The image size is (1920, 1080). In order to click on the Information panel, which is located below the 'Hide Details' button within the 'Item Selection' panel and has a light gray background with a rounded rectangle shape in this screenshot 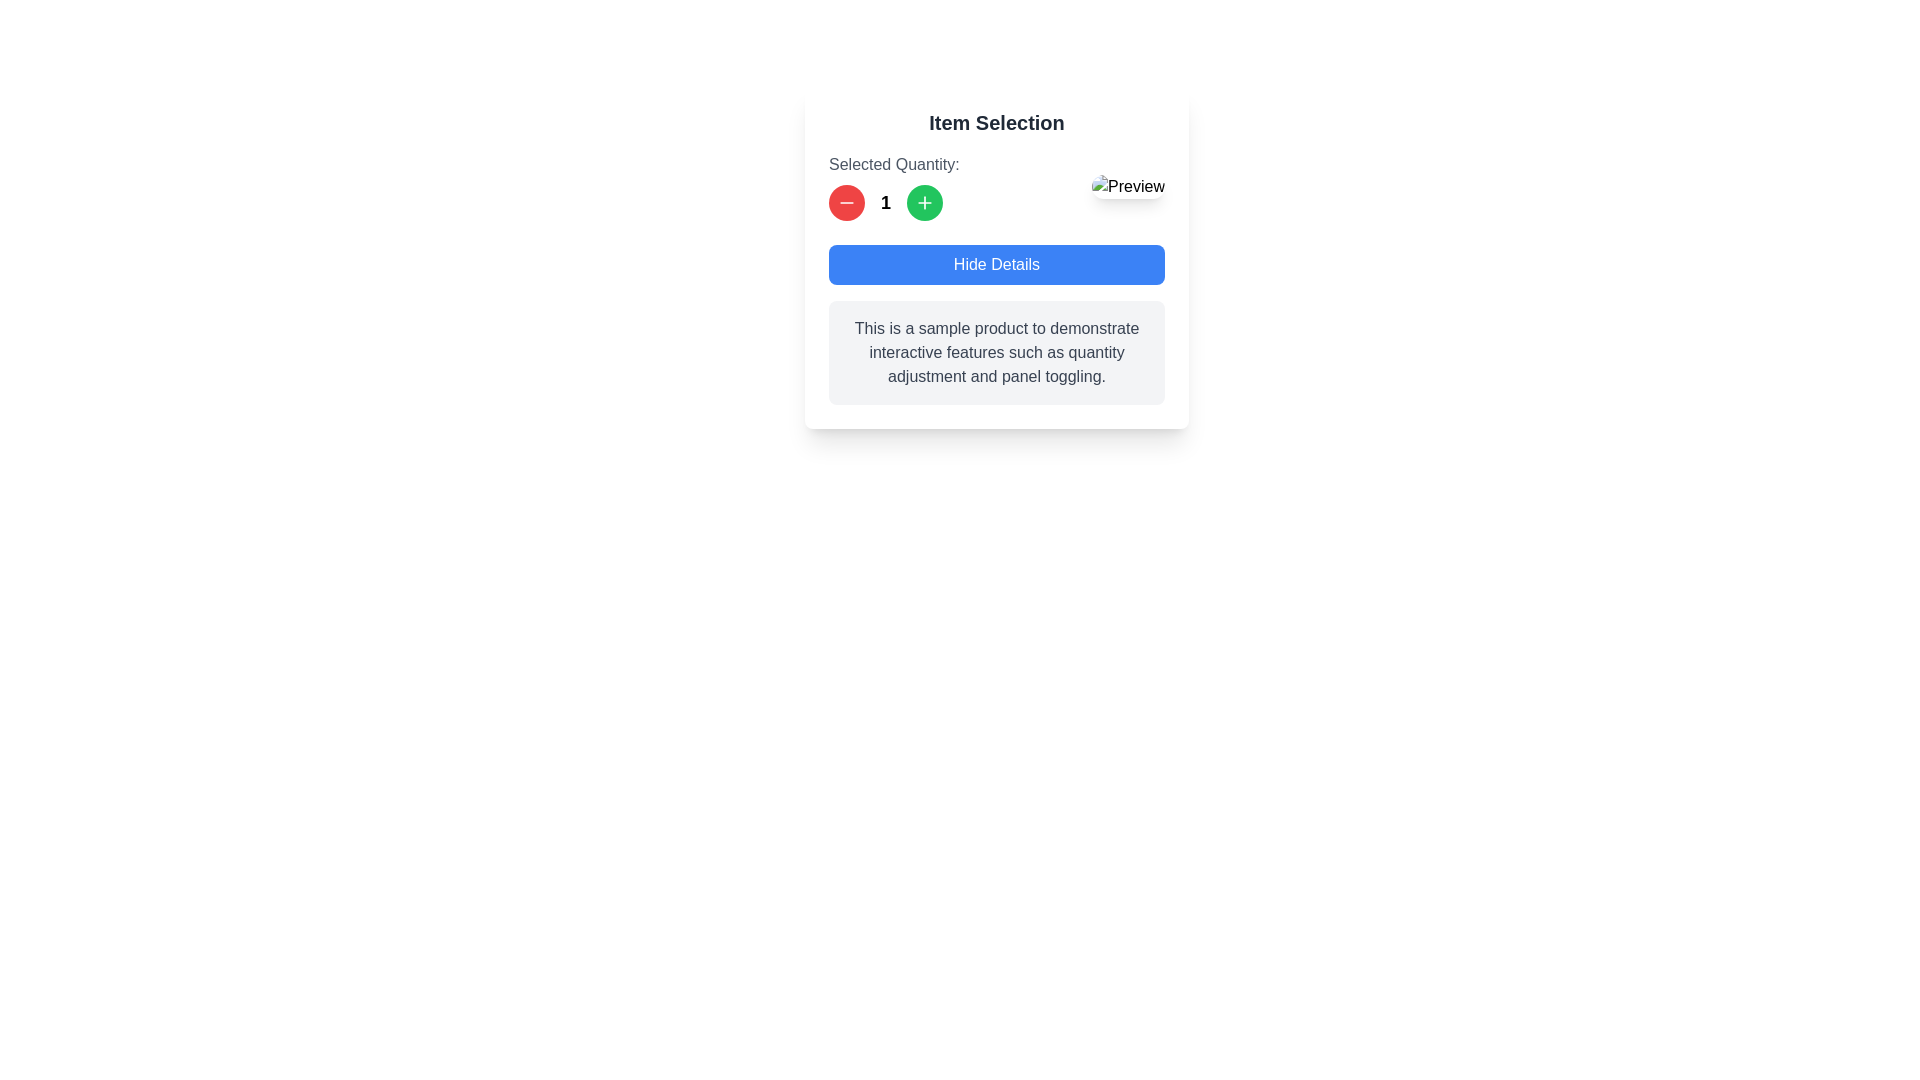, I will do `click(997, 323)`.